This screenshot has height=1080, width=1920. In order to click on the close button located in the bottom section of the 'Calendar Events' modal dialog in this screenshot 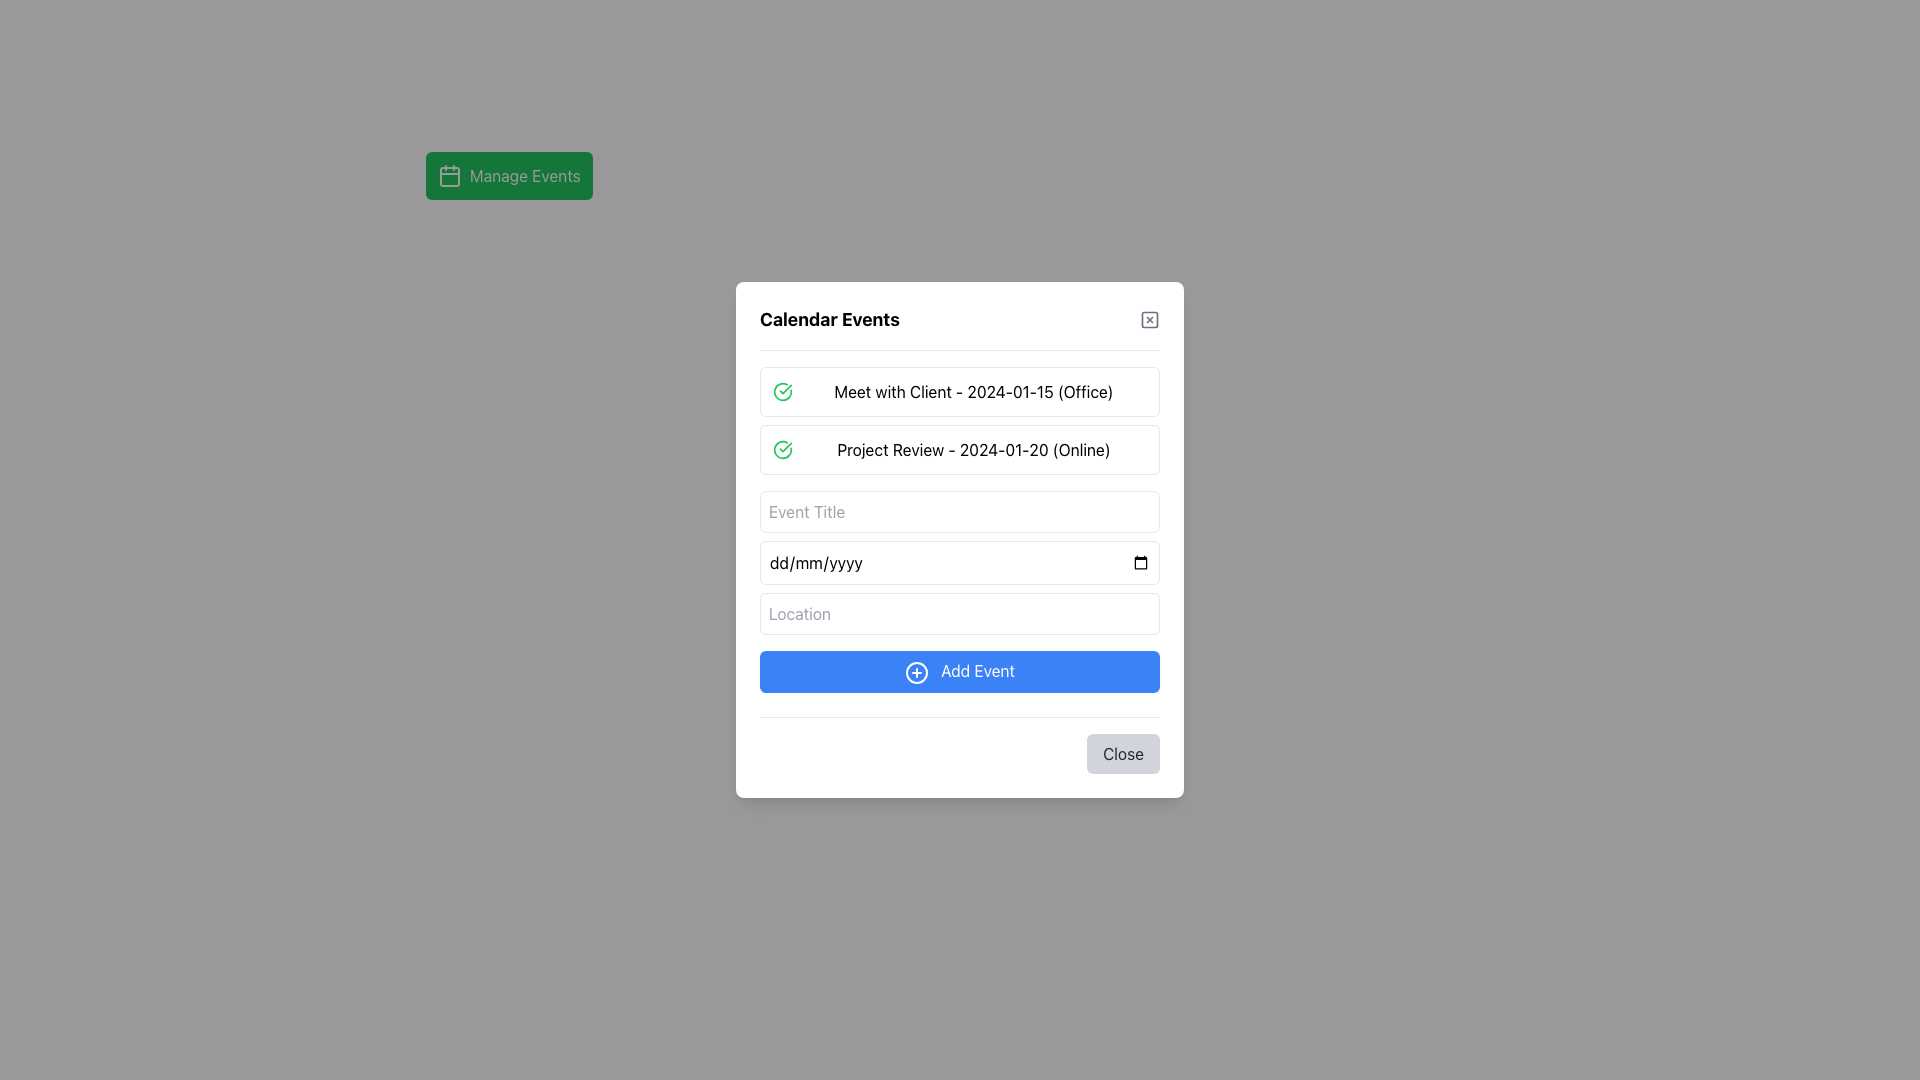, I will do `click(960, 744)`.